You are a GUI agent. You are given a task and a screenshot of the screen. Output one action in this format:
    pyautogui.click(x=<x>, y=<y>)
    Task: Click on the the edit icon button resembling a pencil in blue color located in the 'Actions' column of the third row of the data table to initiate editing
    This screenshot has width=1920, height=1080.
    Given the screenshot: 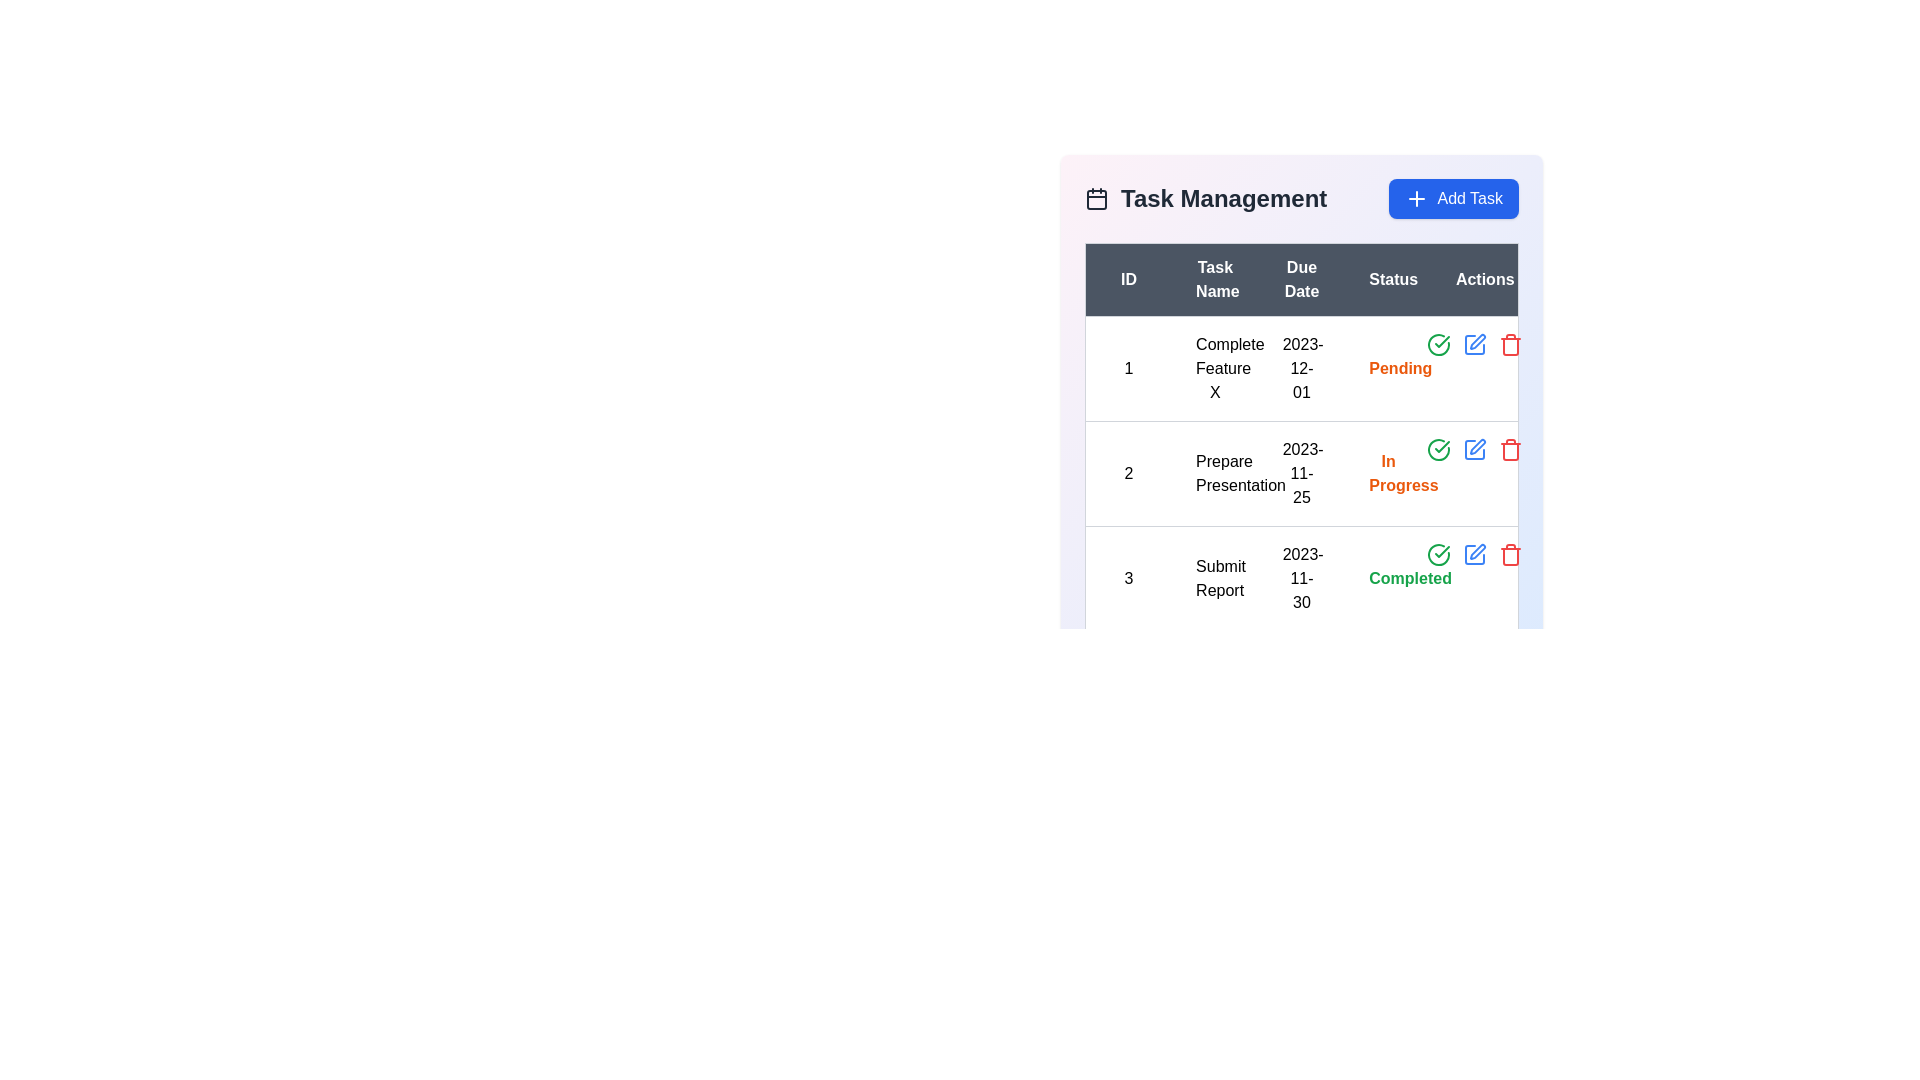 What is the action you would take?
    pyautogui.click(x=1474, y=343)
    